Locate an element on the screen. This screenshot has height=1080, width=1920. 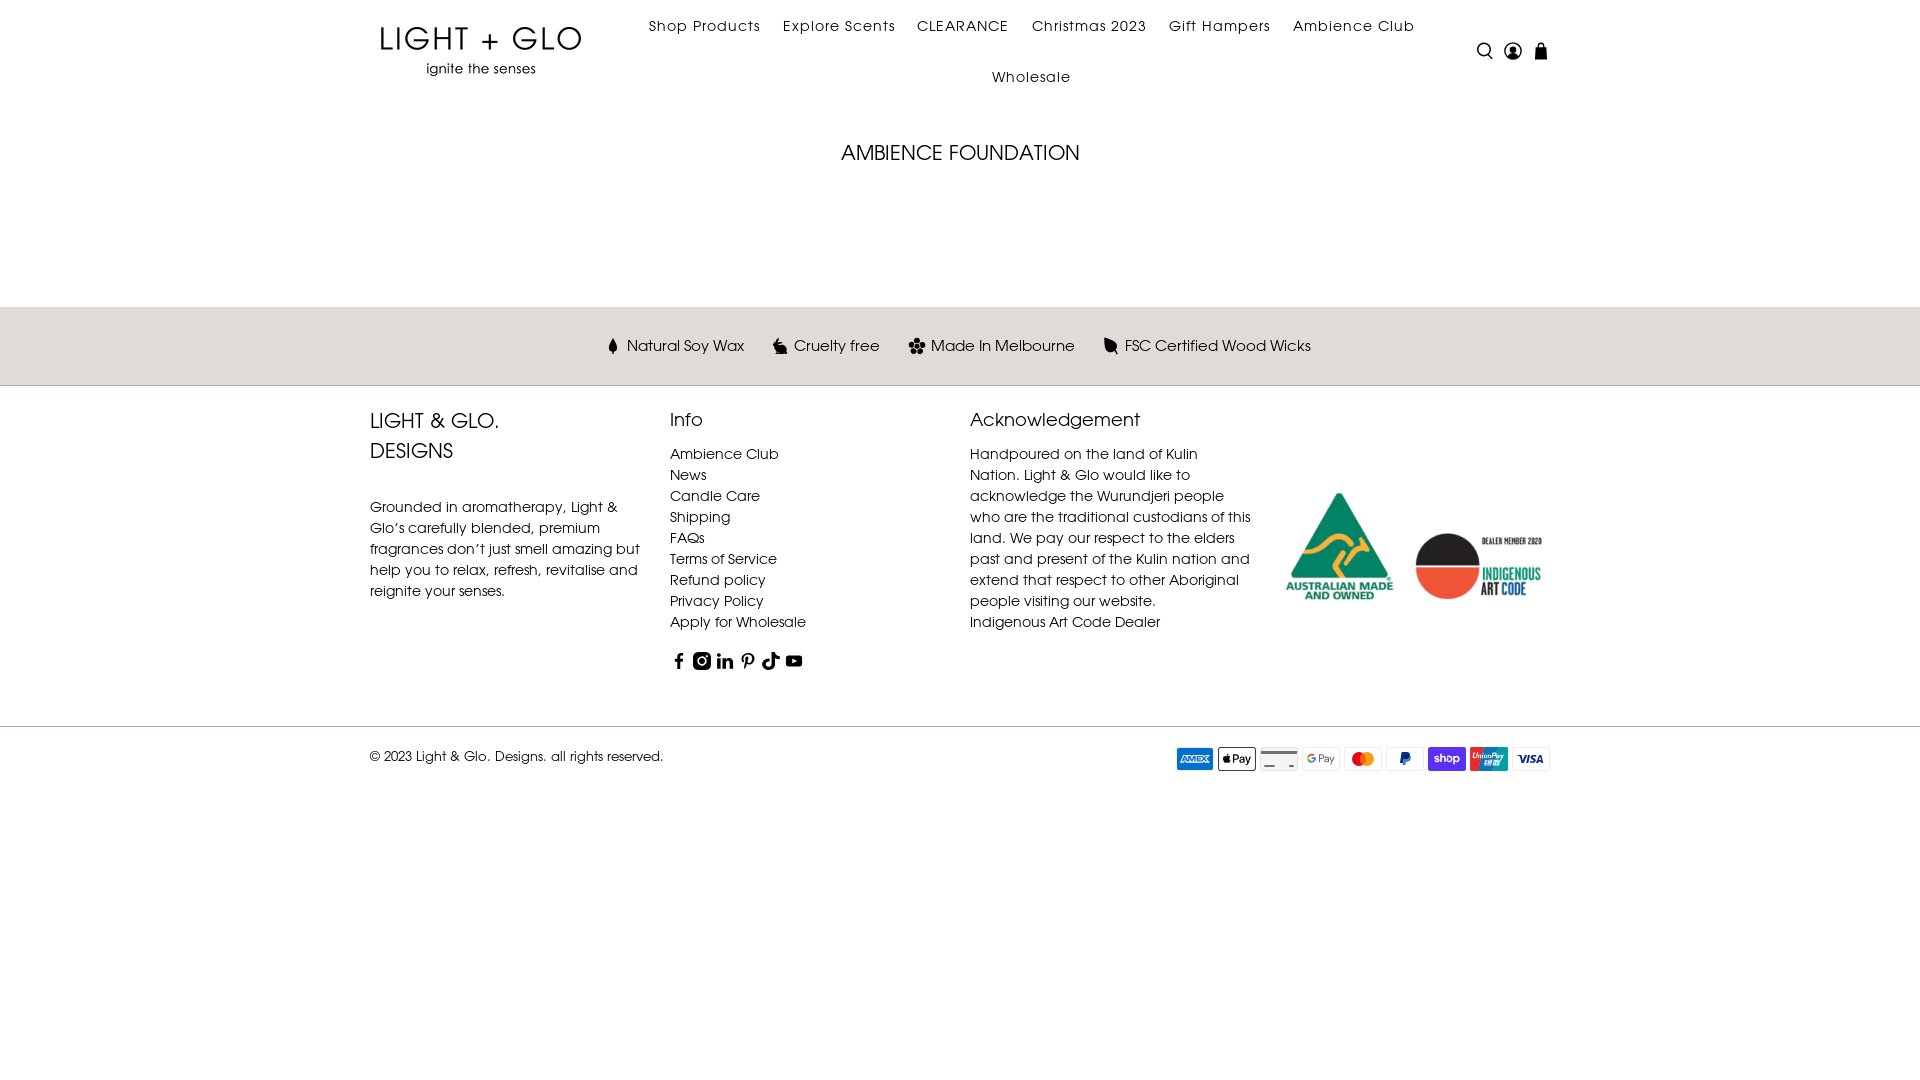
'Gift Hampers' is located at coordinates (1218, 25).